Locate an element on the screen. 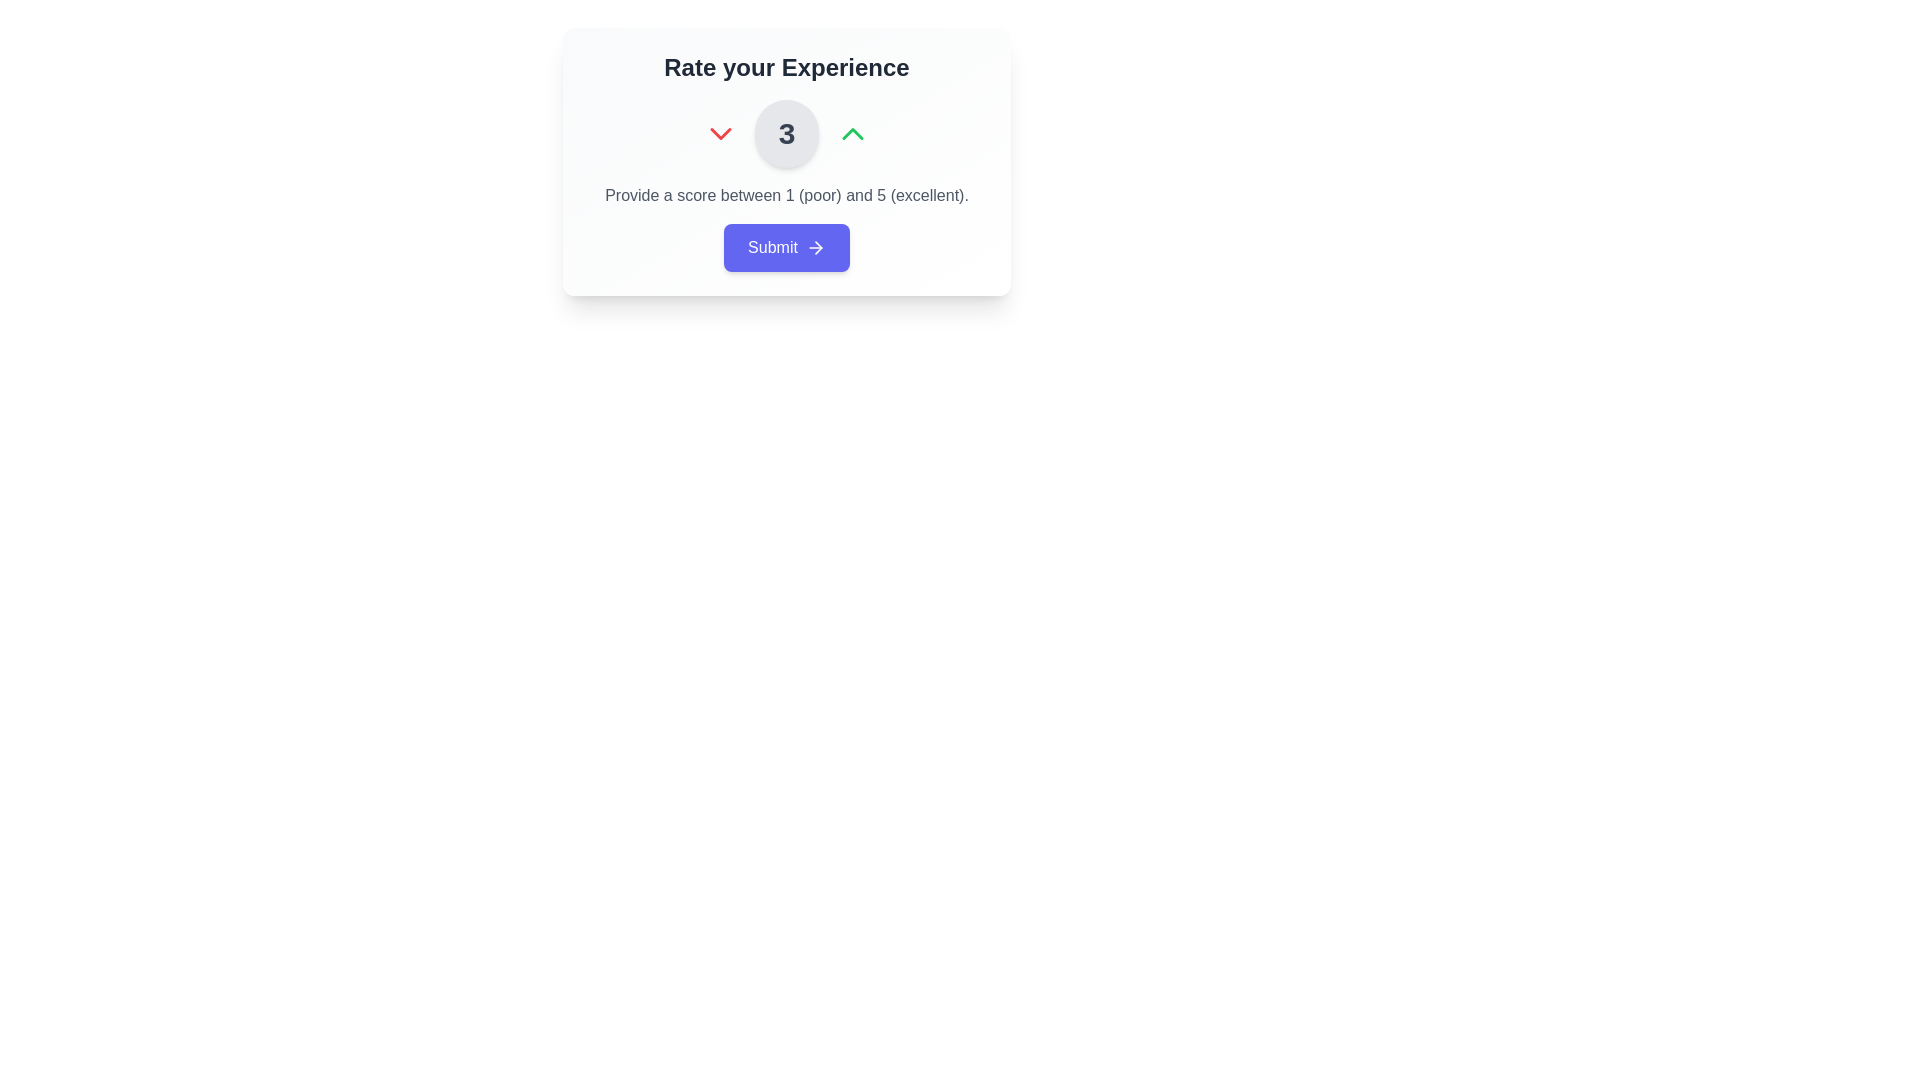 The width and height of the screenshot is (1920, 1080). the upward-pointing green arrow icon in the top-right corner of the scoring interface to increase the score is located at coordinates (853, 134).